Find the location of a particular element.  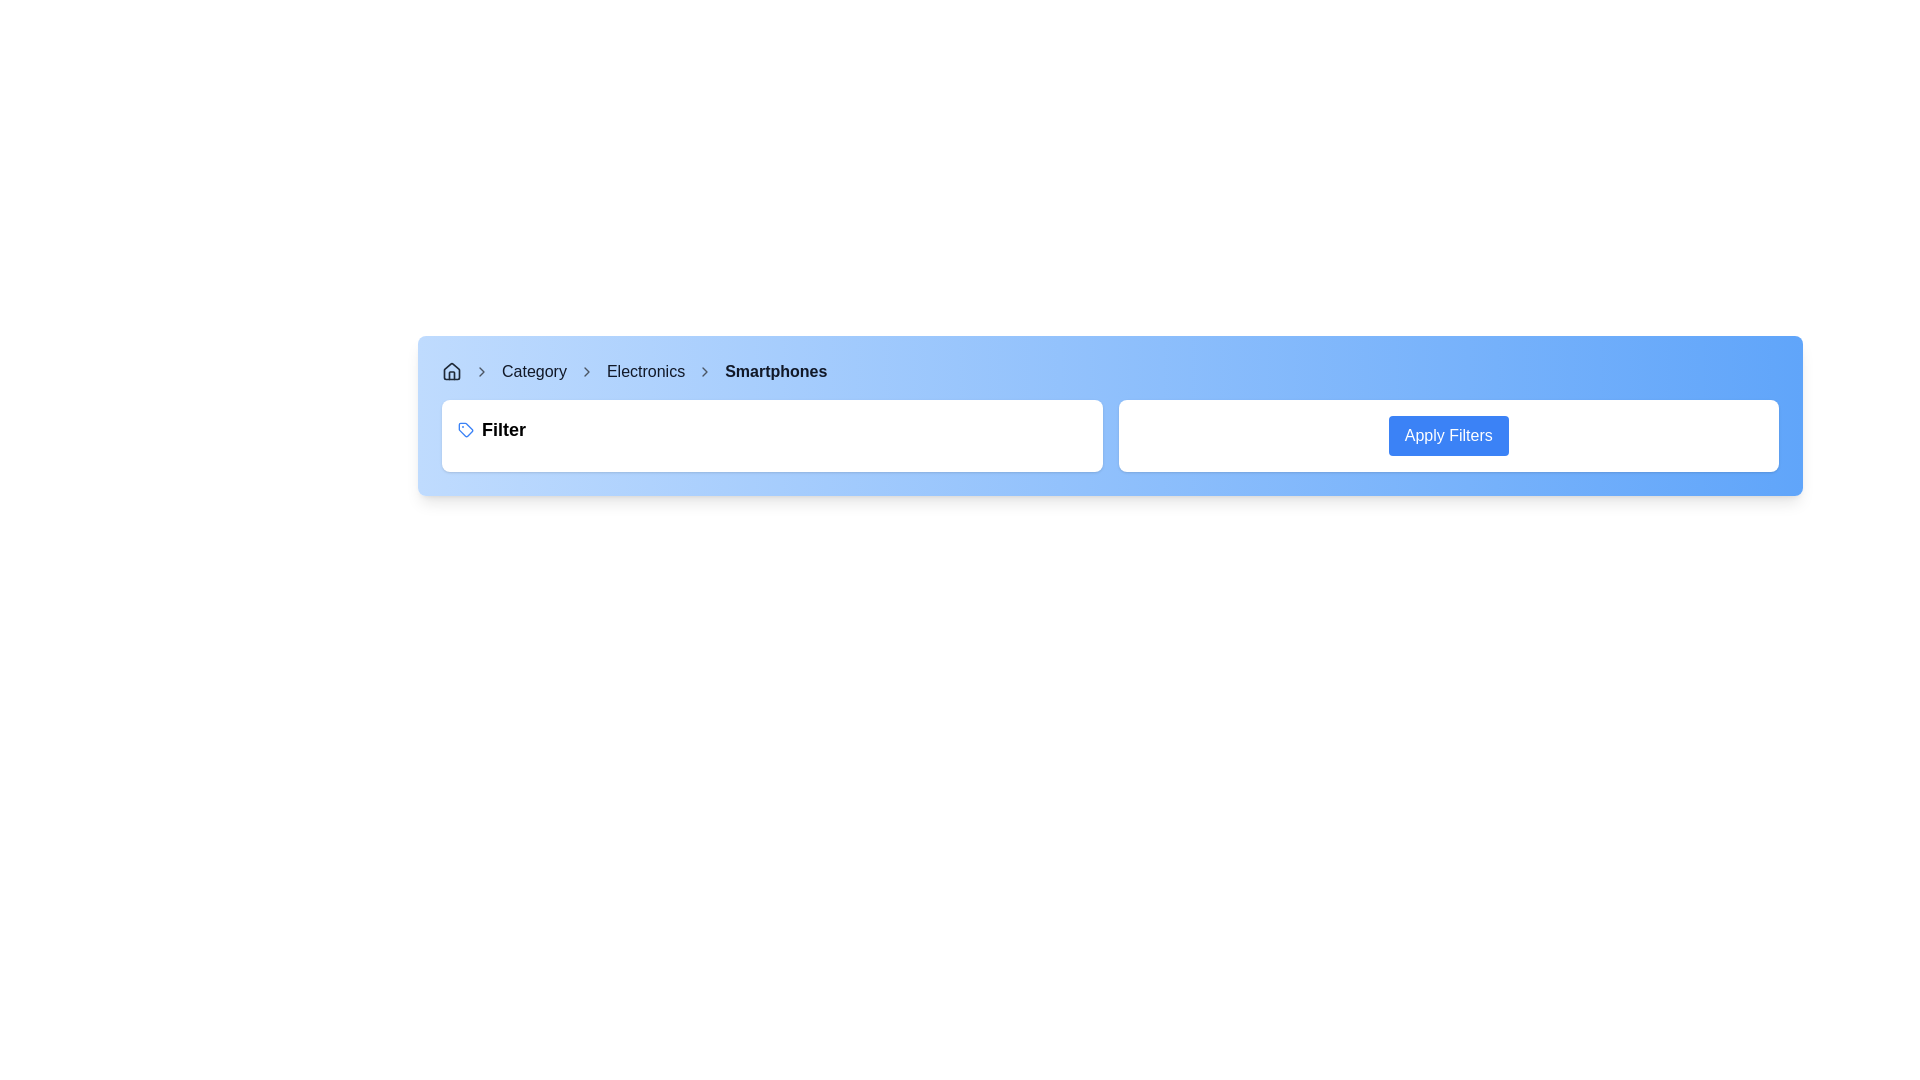

the 'Smartphones' text label in the breadcrumb navigation bar, which indicates the user's current location in the website's navigation hierarchy is located at coordinates (775, 371).